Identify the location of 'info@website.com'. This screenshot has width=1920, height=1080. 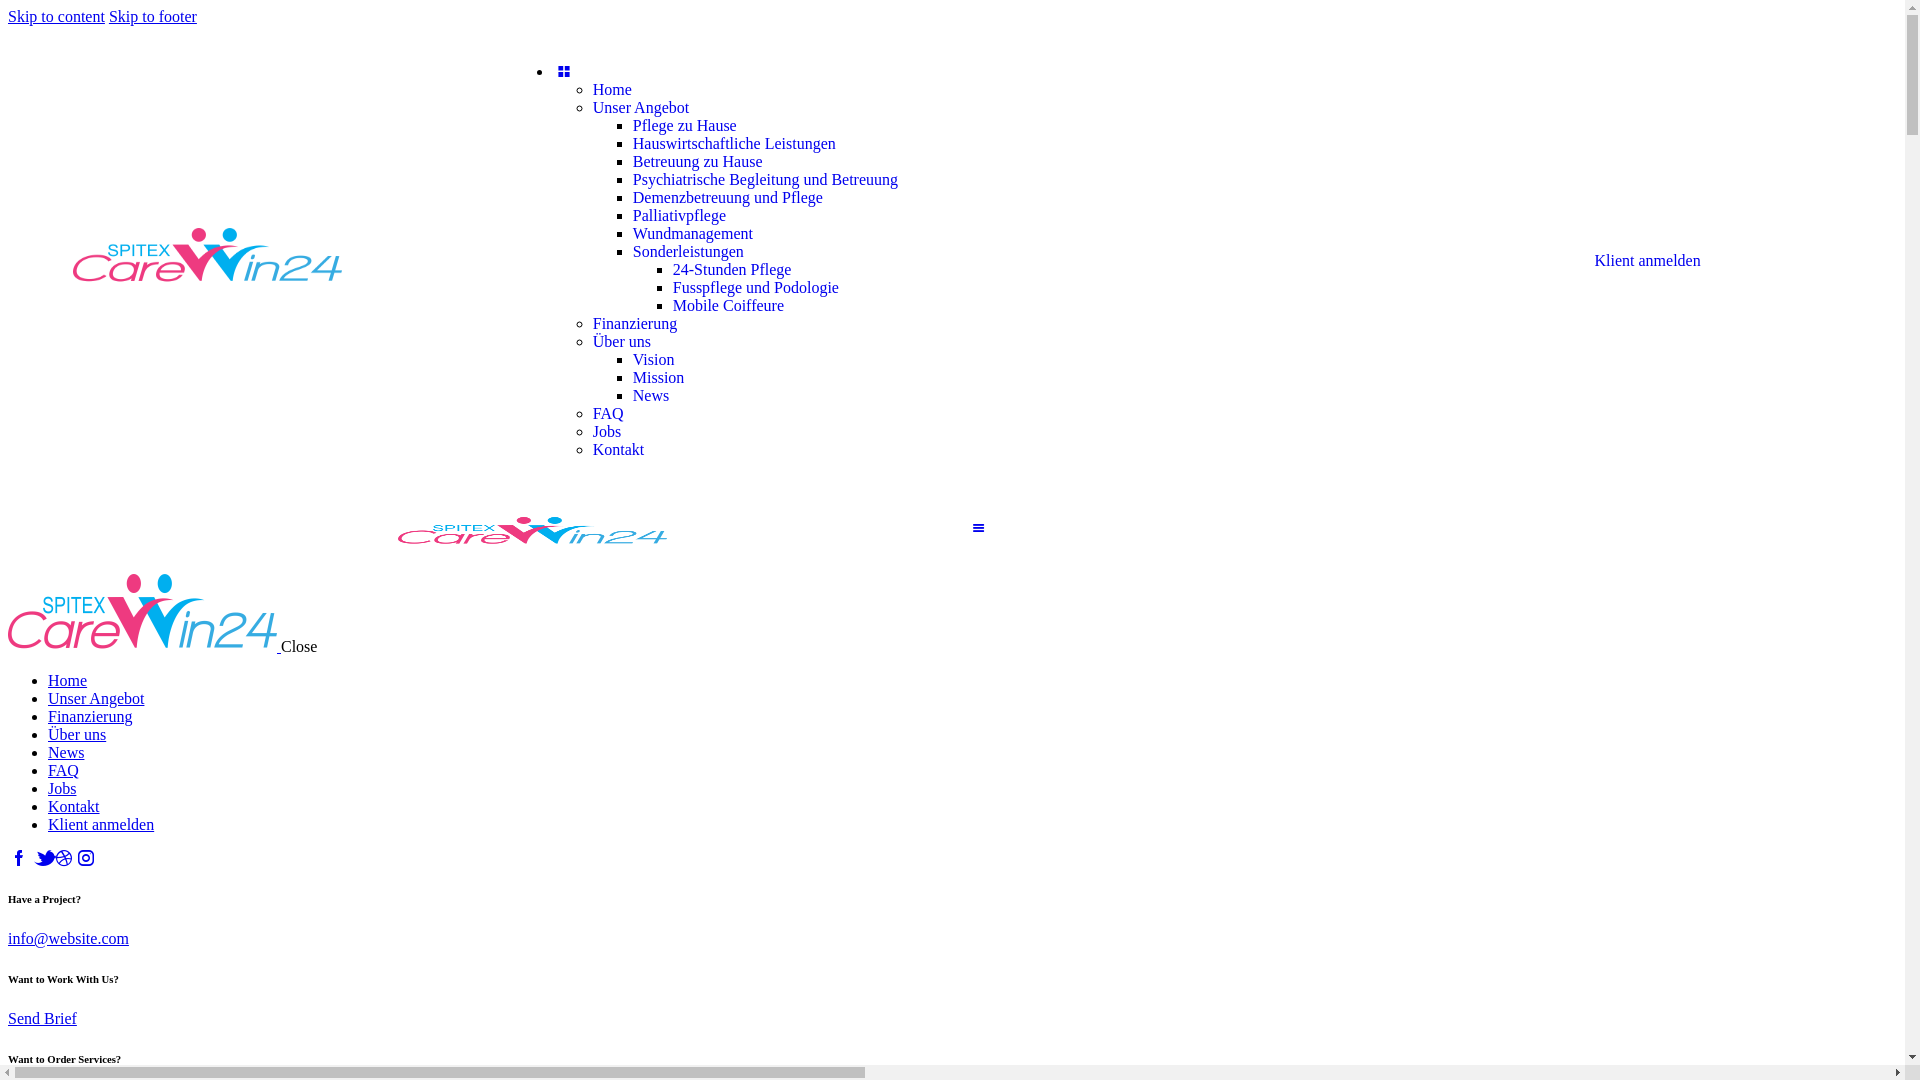
(68, 938).